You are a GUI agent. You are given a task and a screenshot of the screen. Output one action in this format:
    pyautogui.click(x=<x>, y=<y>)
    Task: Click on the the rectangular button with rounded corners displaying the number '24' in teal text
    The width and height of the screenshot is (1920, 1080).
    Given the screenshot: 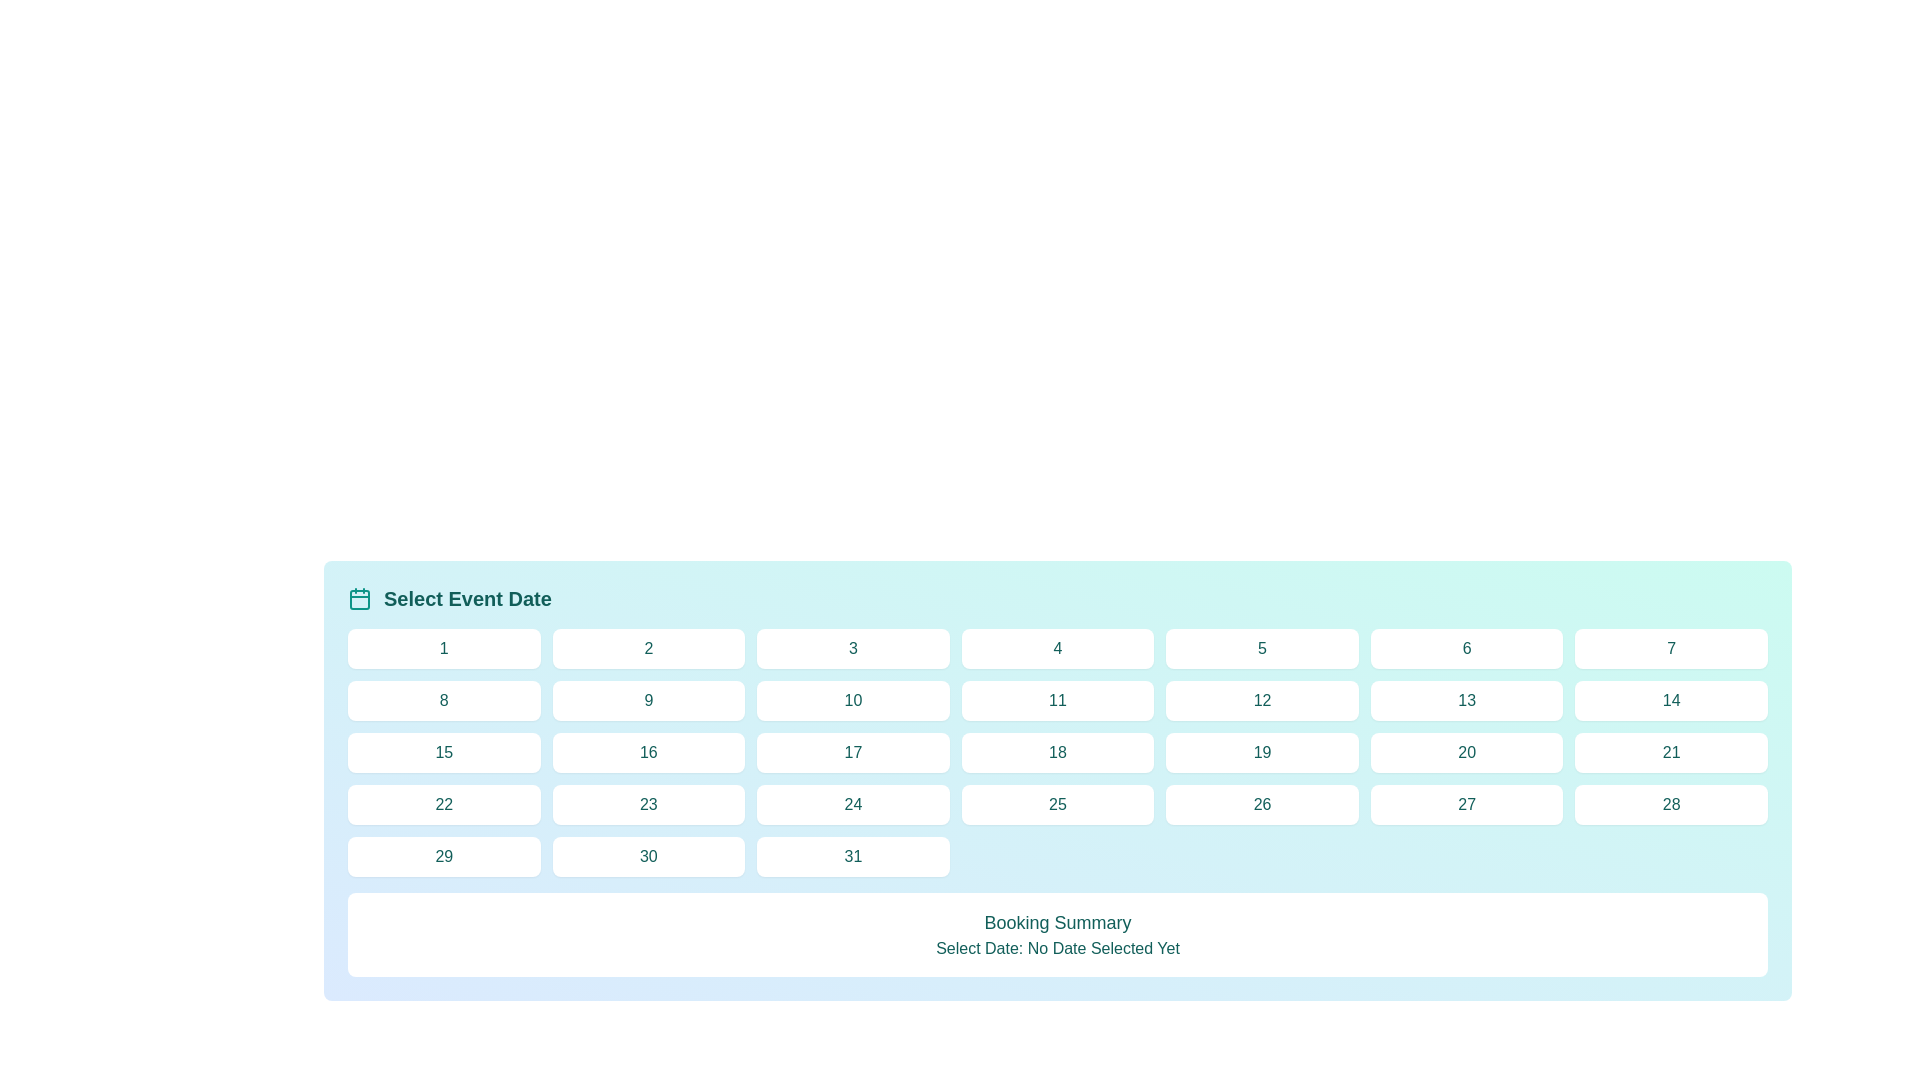 What is the action you would take?
    pyautogui.click(x=853, y=804)
    